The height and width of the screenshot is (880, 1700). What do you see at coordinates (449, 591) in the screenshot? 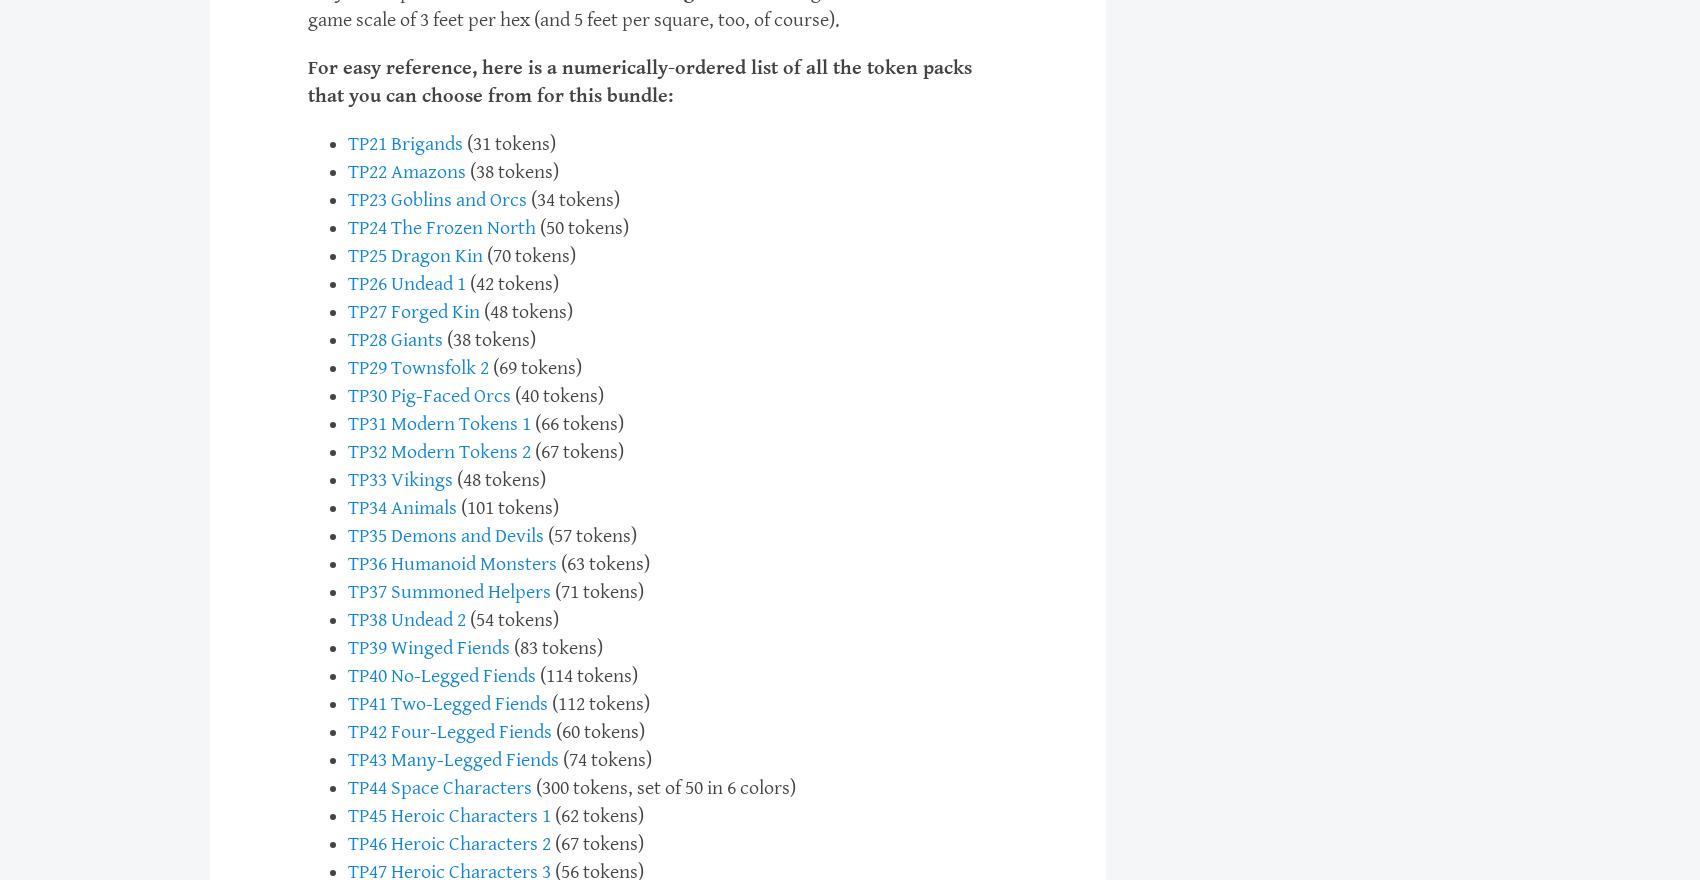
I see `'TP37 Summoned Helpers'` at bounding box center [449, 591].